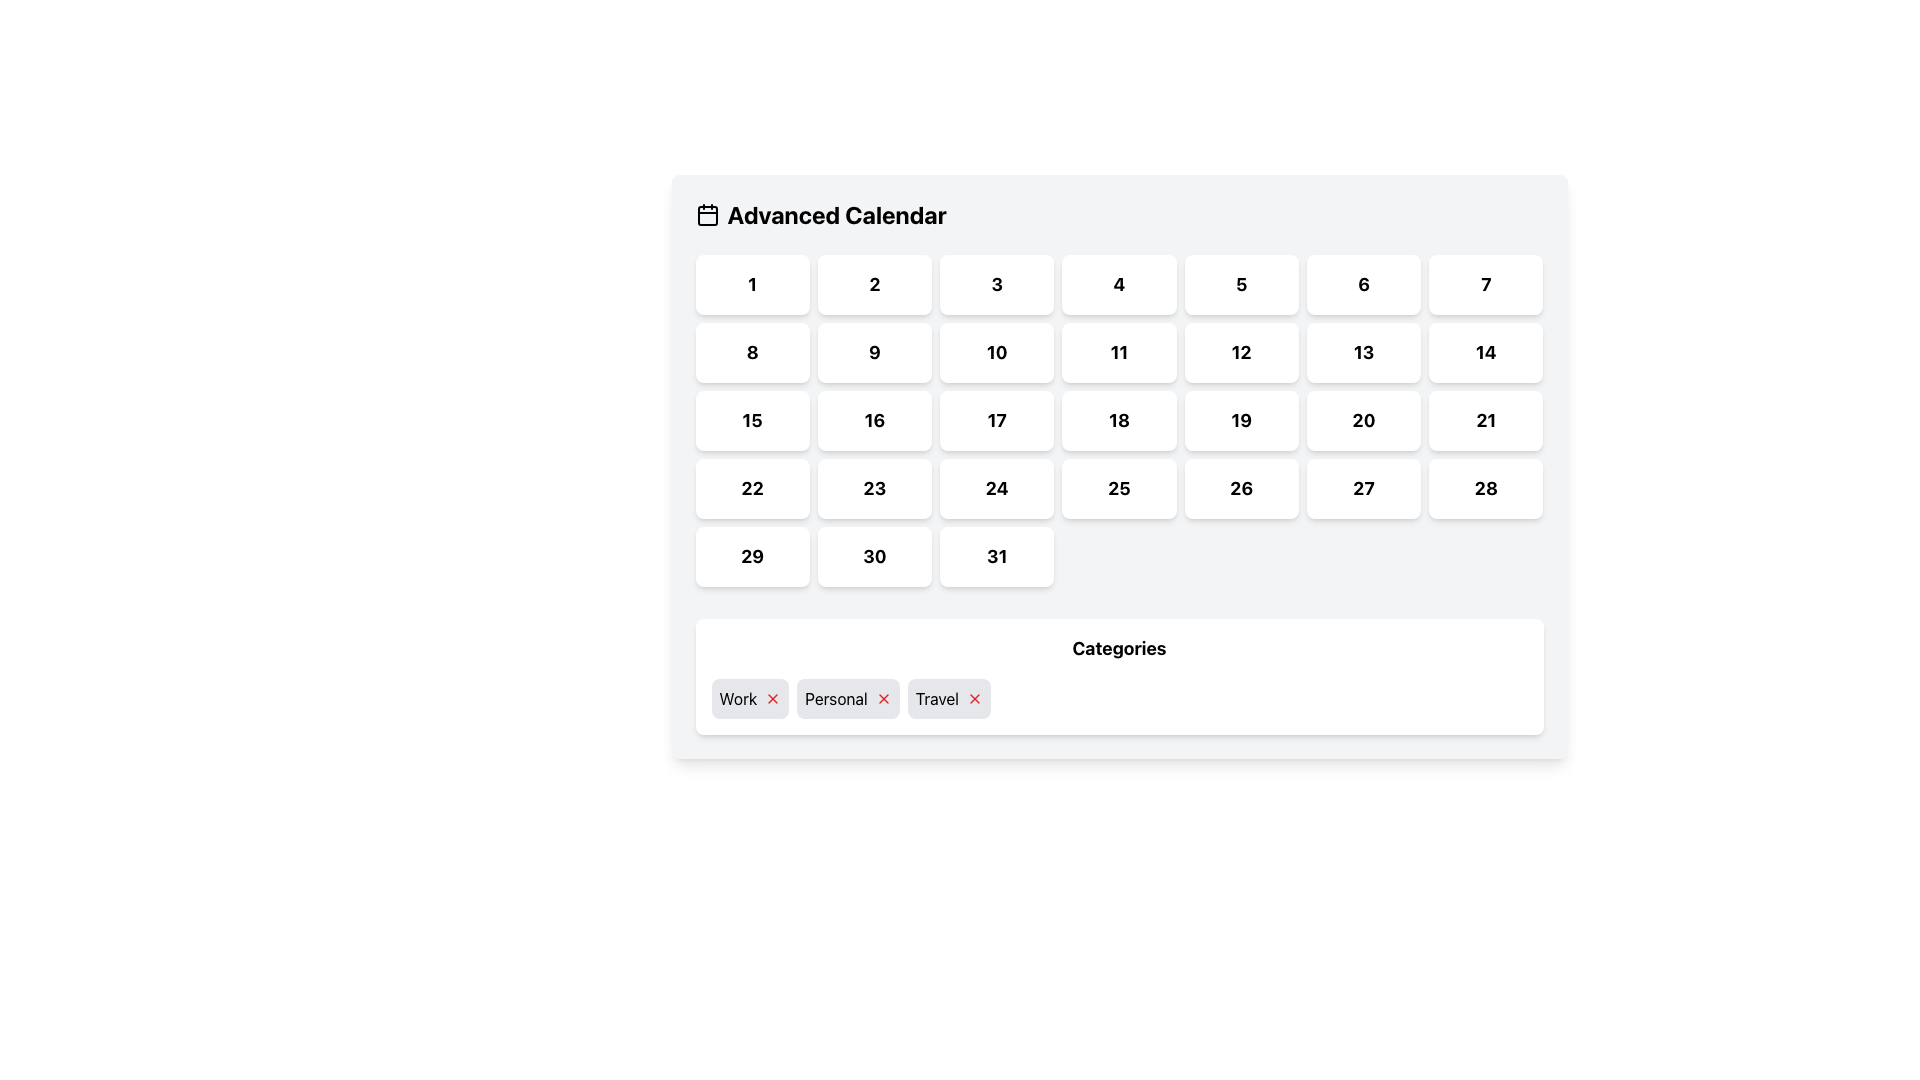 This screenshot has height=1080, width=1920. Describe the element at coordinates (997, 284) in the screenshot. I see `the text element displaying the number '3' in the calendar interface, which is located in the third column of the first row` at that location.